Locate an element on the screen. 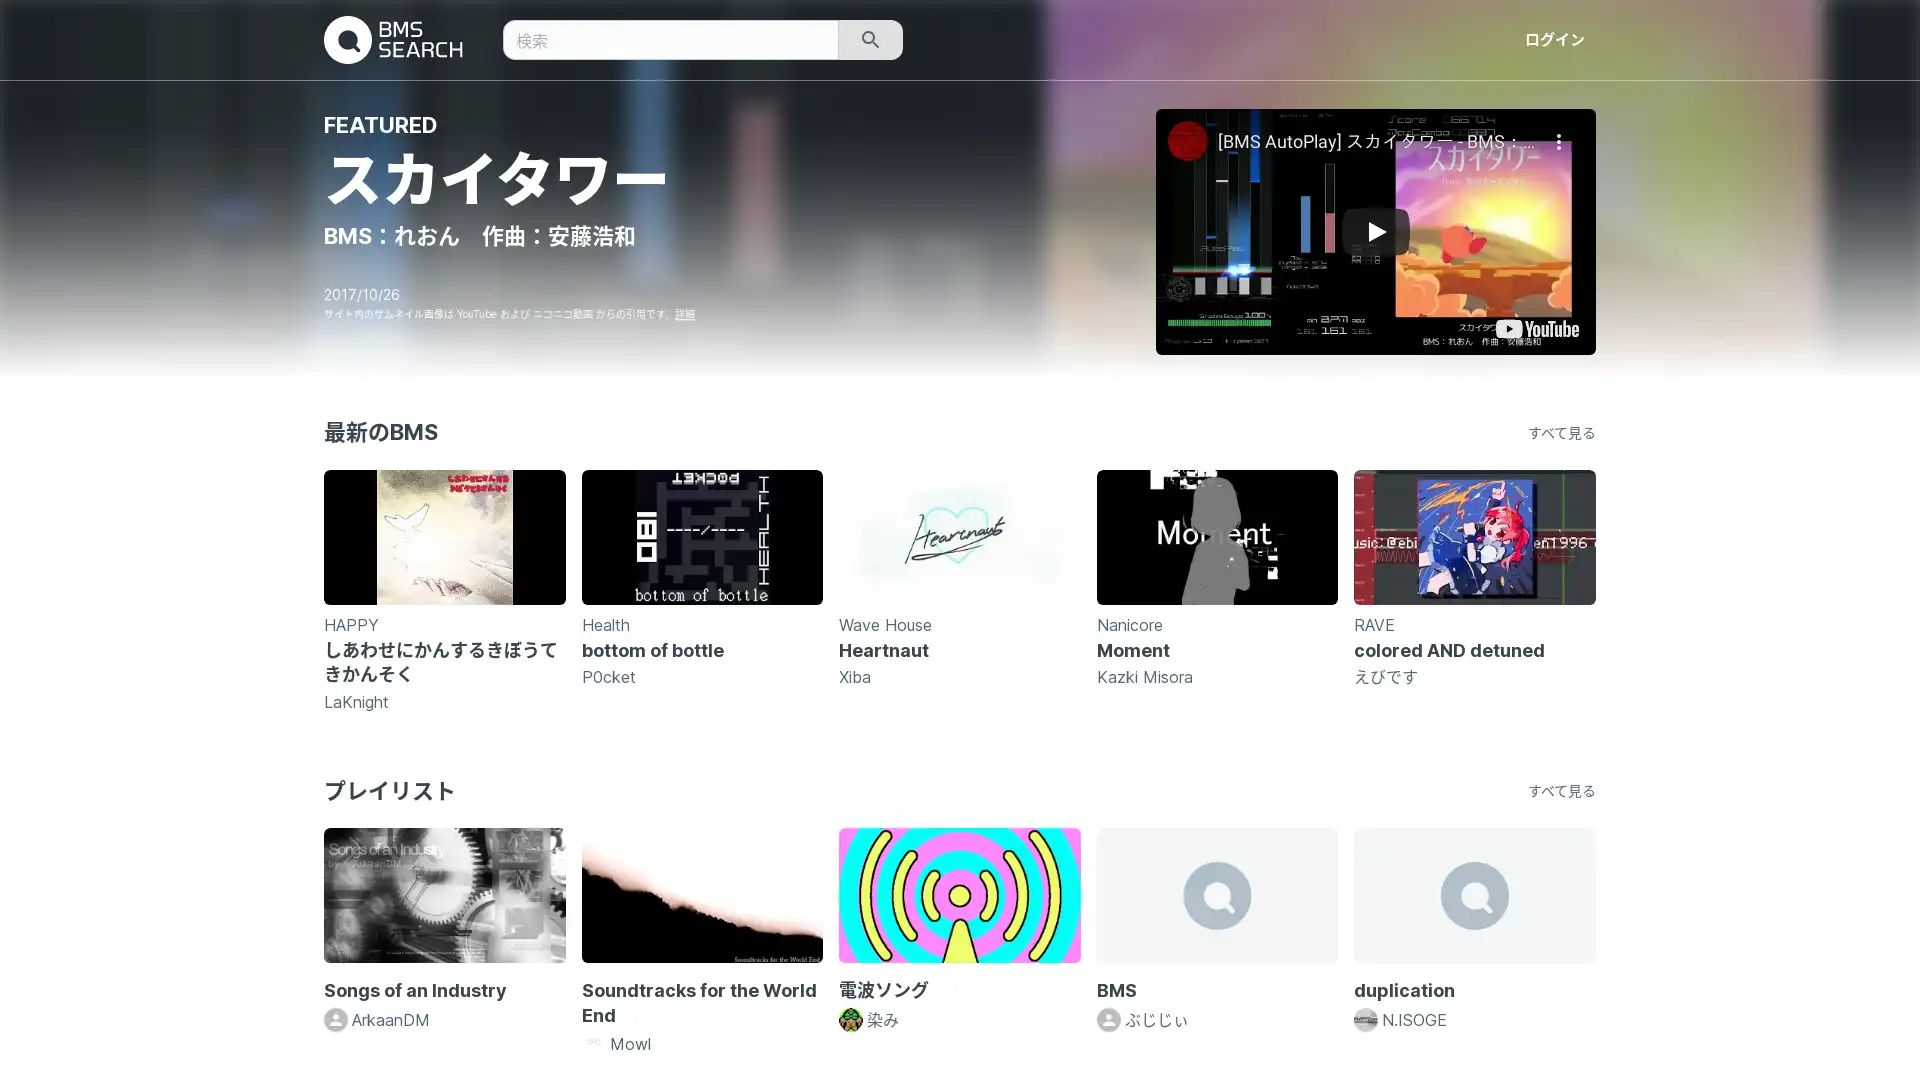 Image resolution: width=1920 pixels, height=1080 pixels. Soundtracks for the World End Mowl is located at coordinates (701, 941).